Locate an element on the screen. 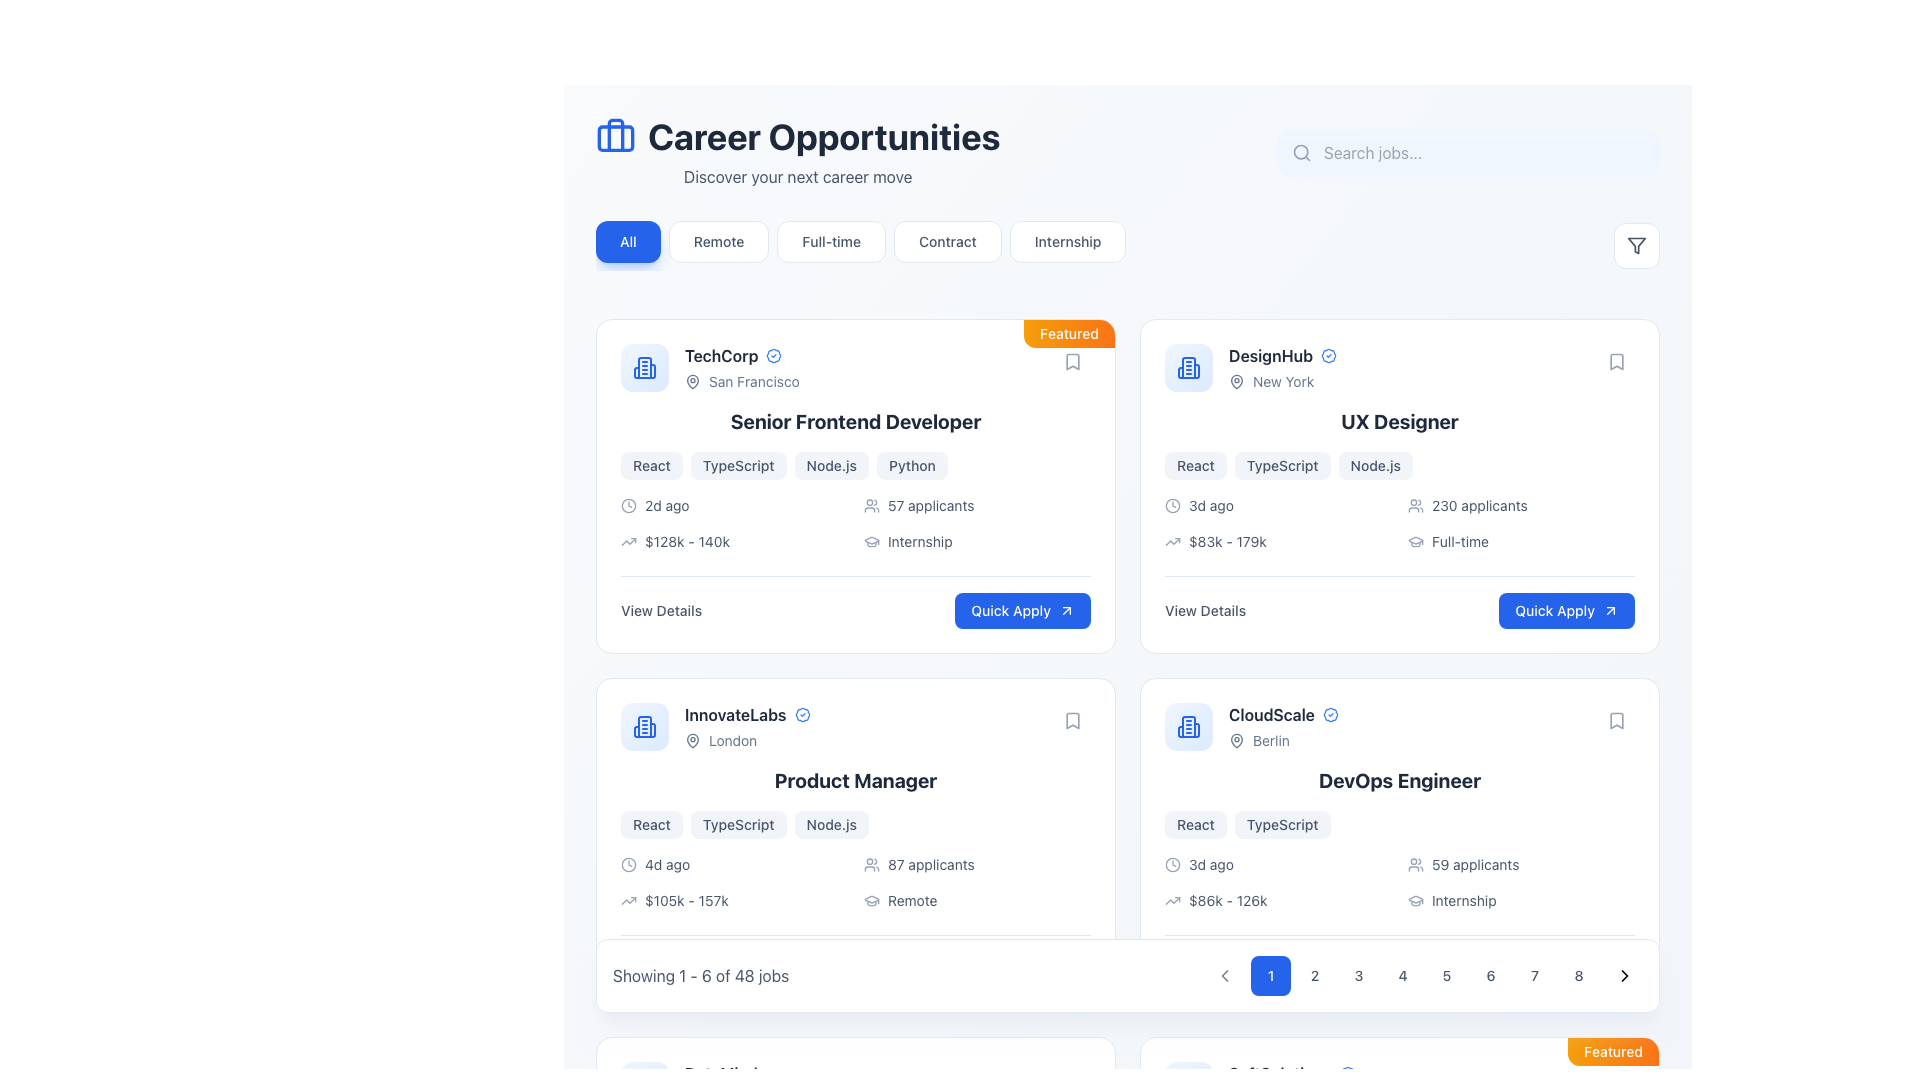 The width and height of the screenshot is (1920, 1080). the 'Full-time' tab button is located at coordinates (861, 245).